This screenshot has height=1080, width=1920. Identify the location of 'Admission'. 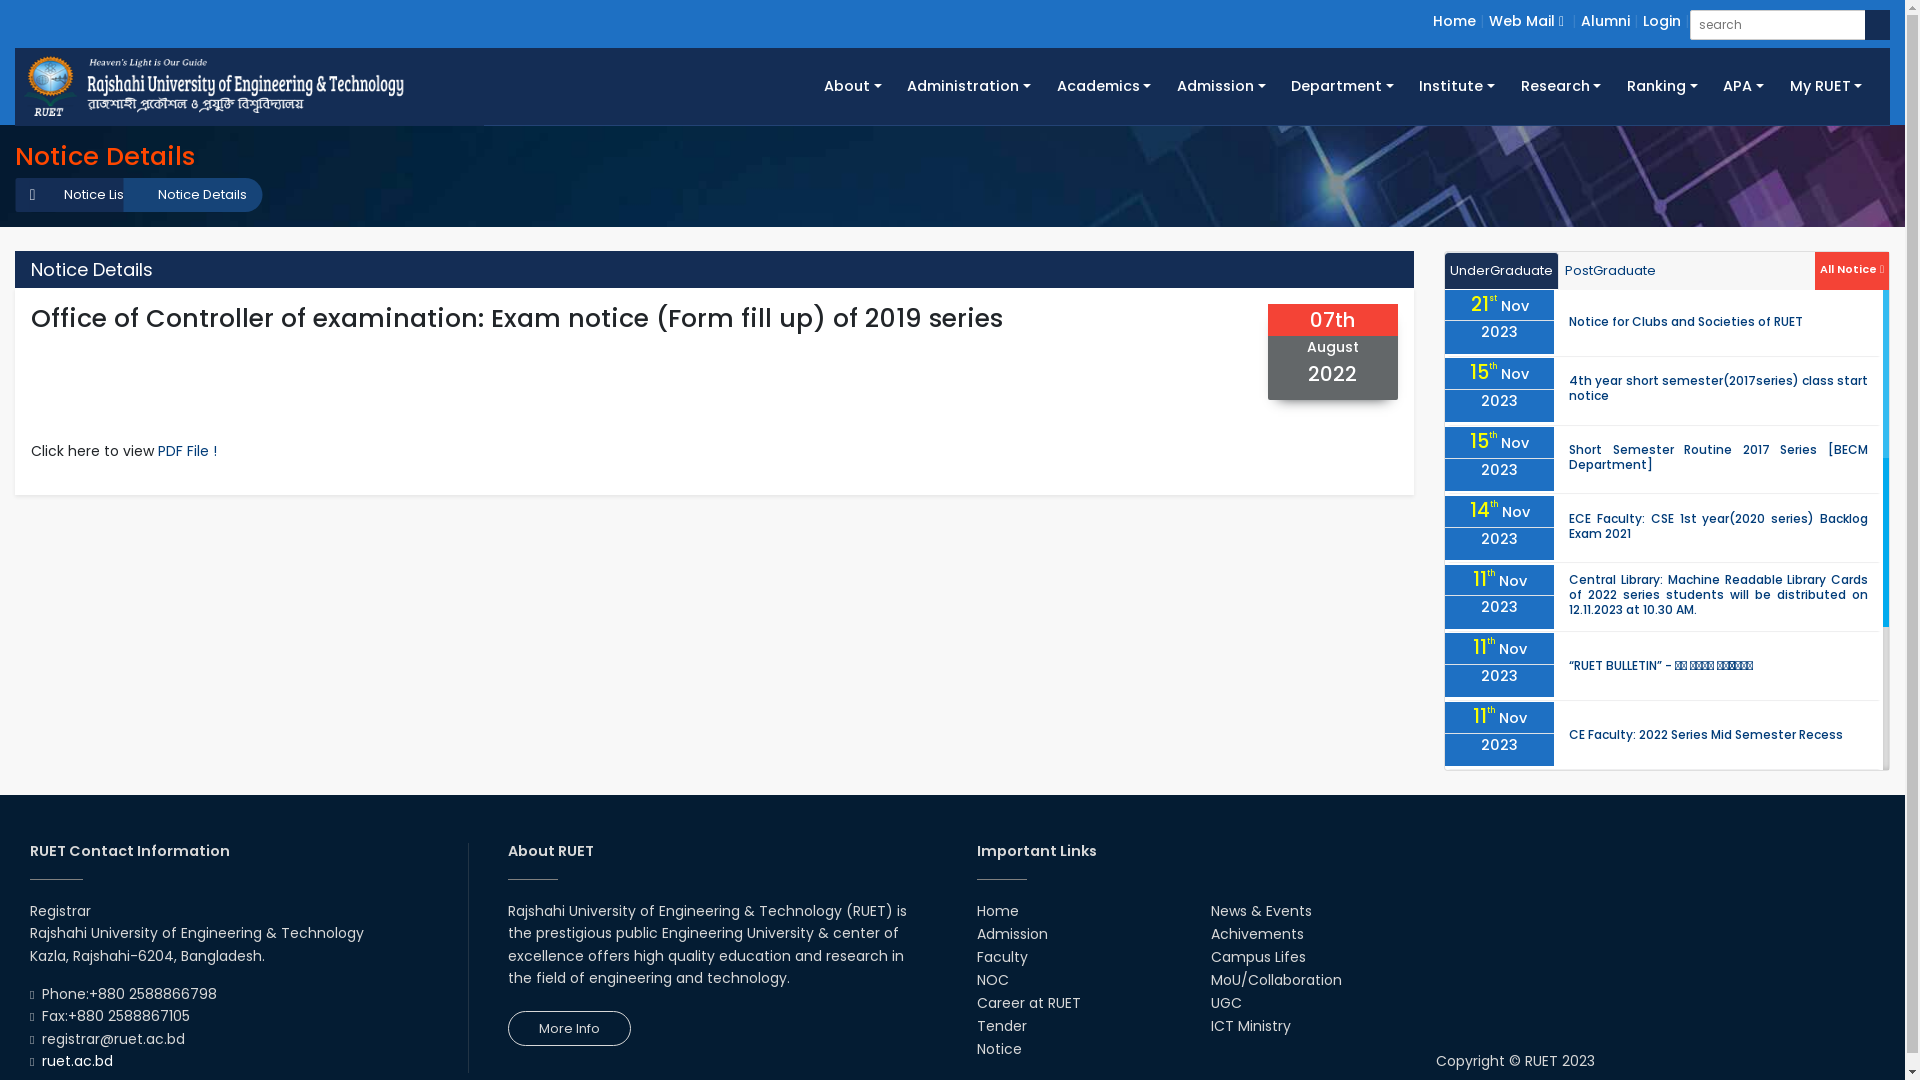
(1163, 85).